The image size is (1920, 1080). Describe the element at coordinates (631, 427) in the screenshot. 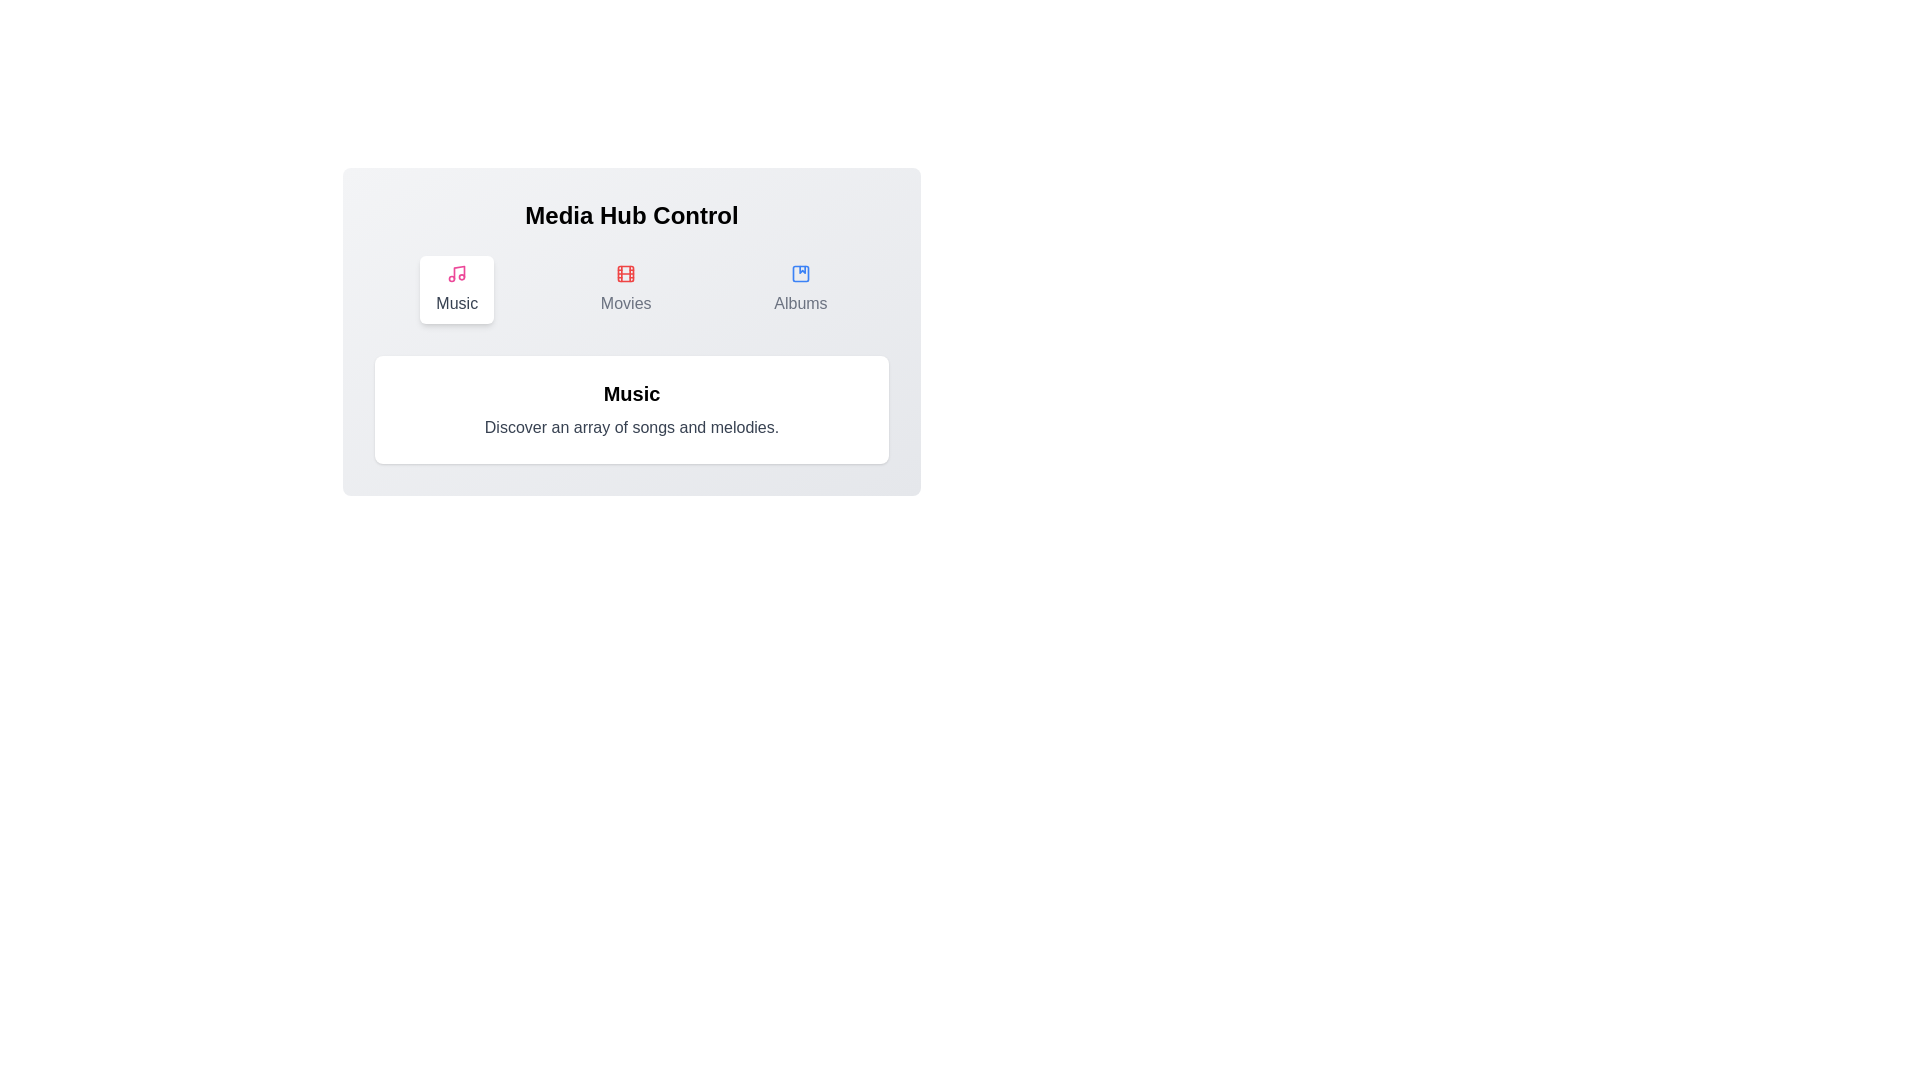

I see `the descriptive text to select it` at that location.